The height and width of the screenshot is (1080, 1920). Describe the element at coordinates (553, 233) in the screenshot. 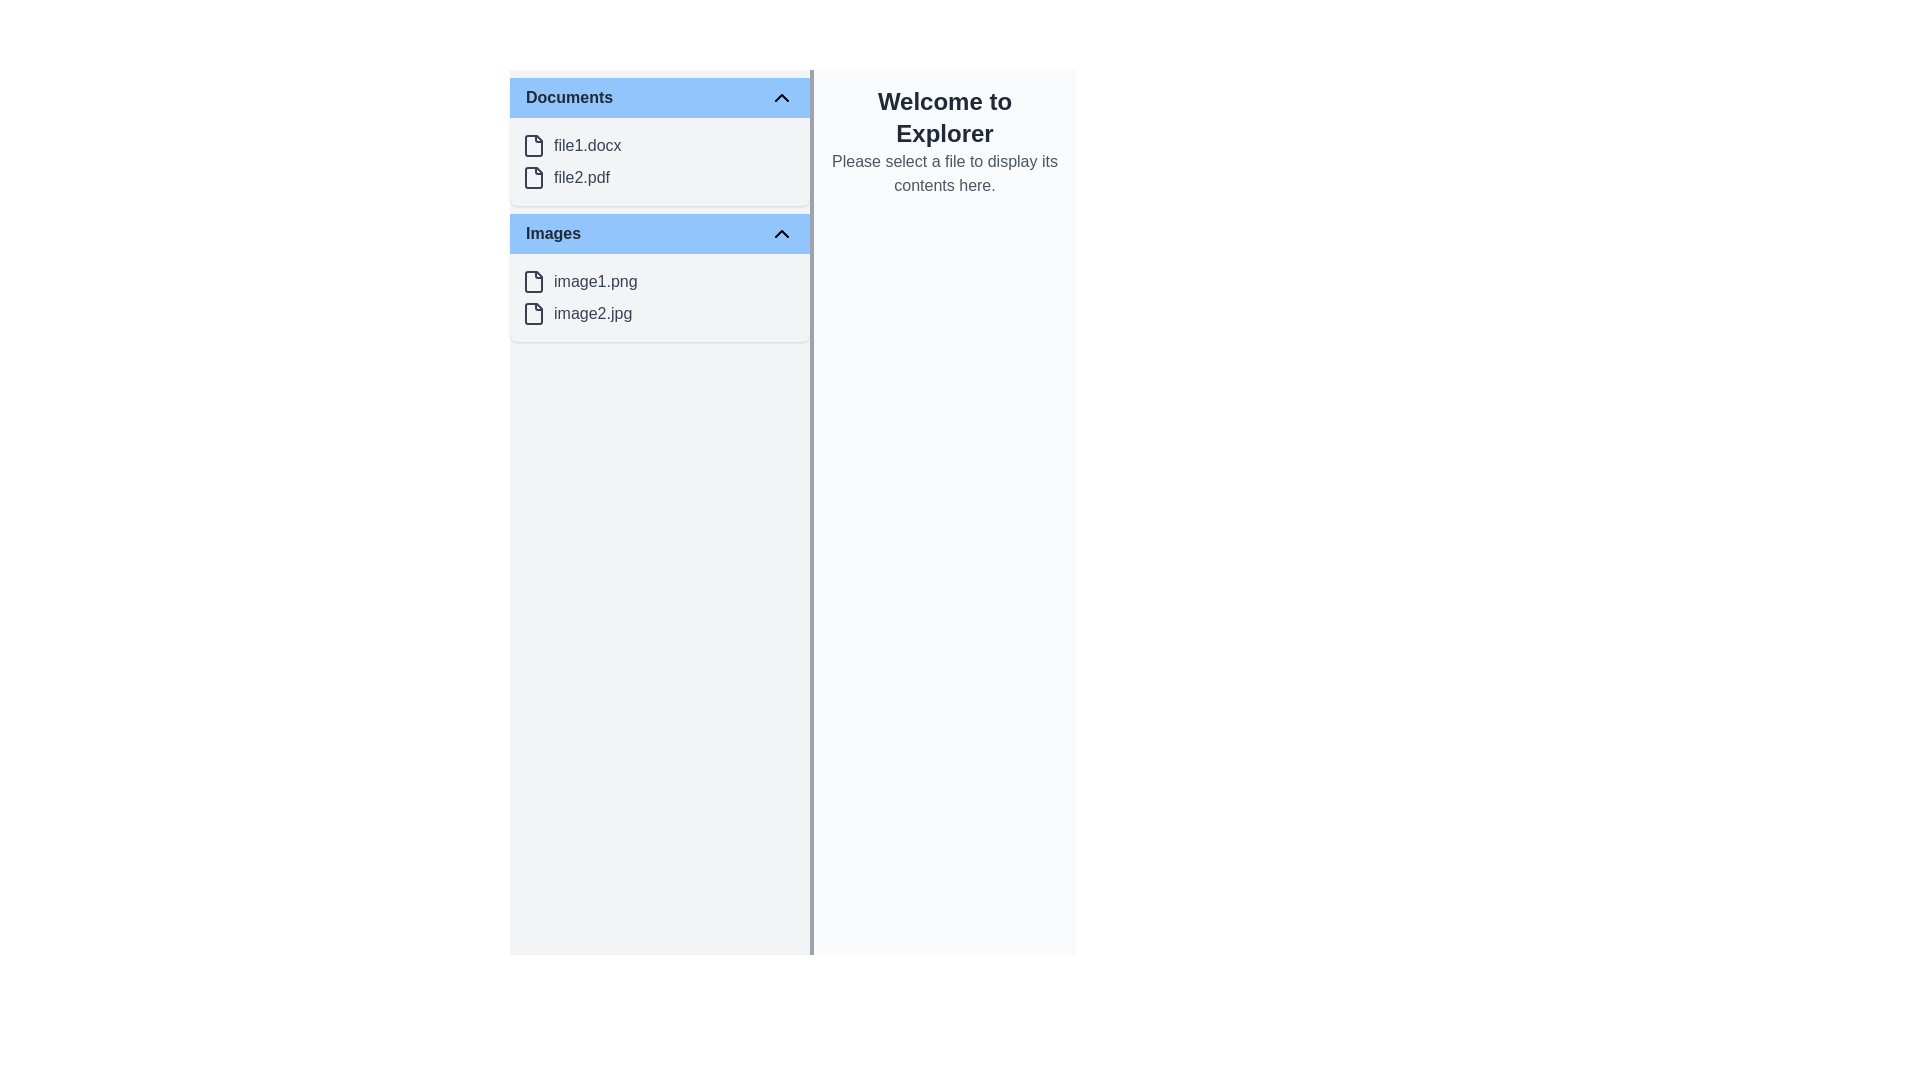

I see `to select the 'Images' folder located in the first row of the second section under the 'Documents' header in the file navigation panel` at that location.